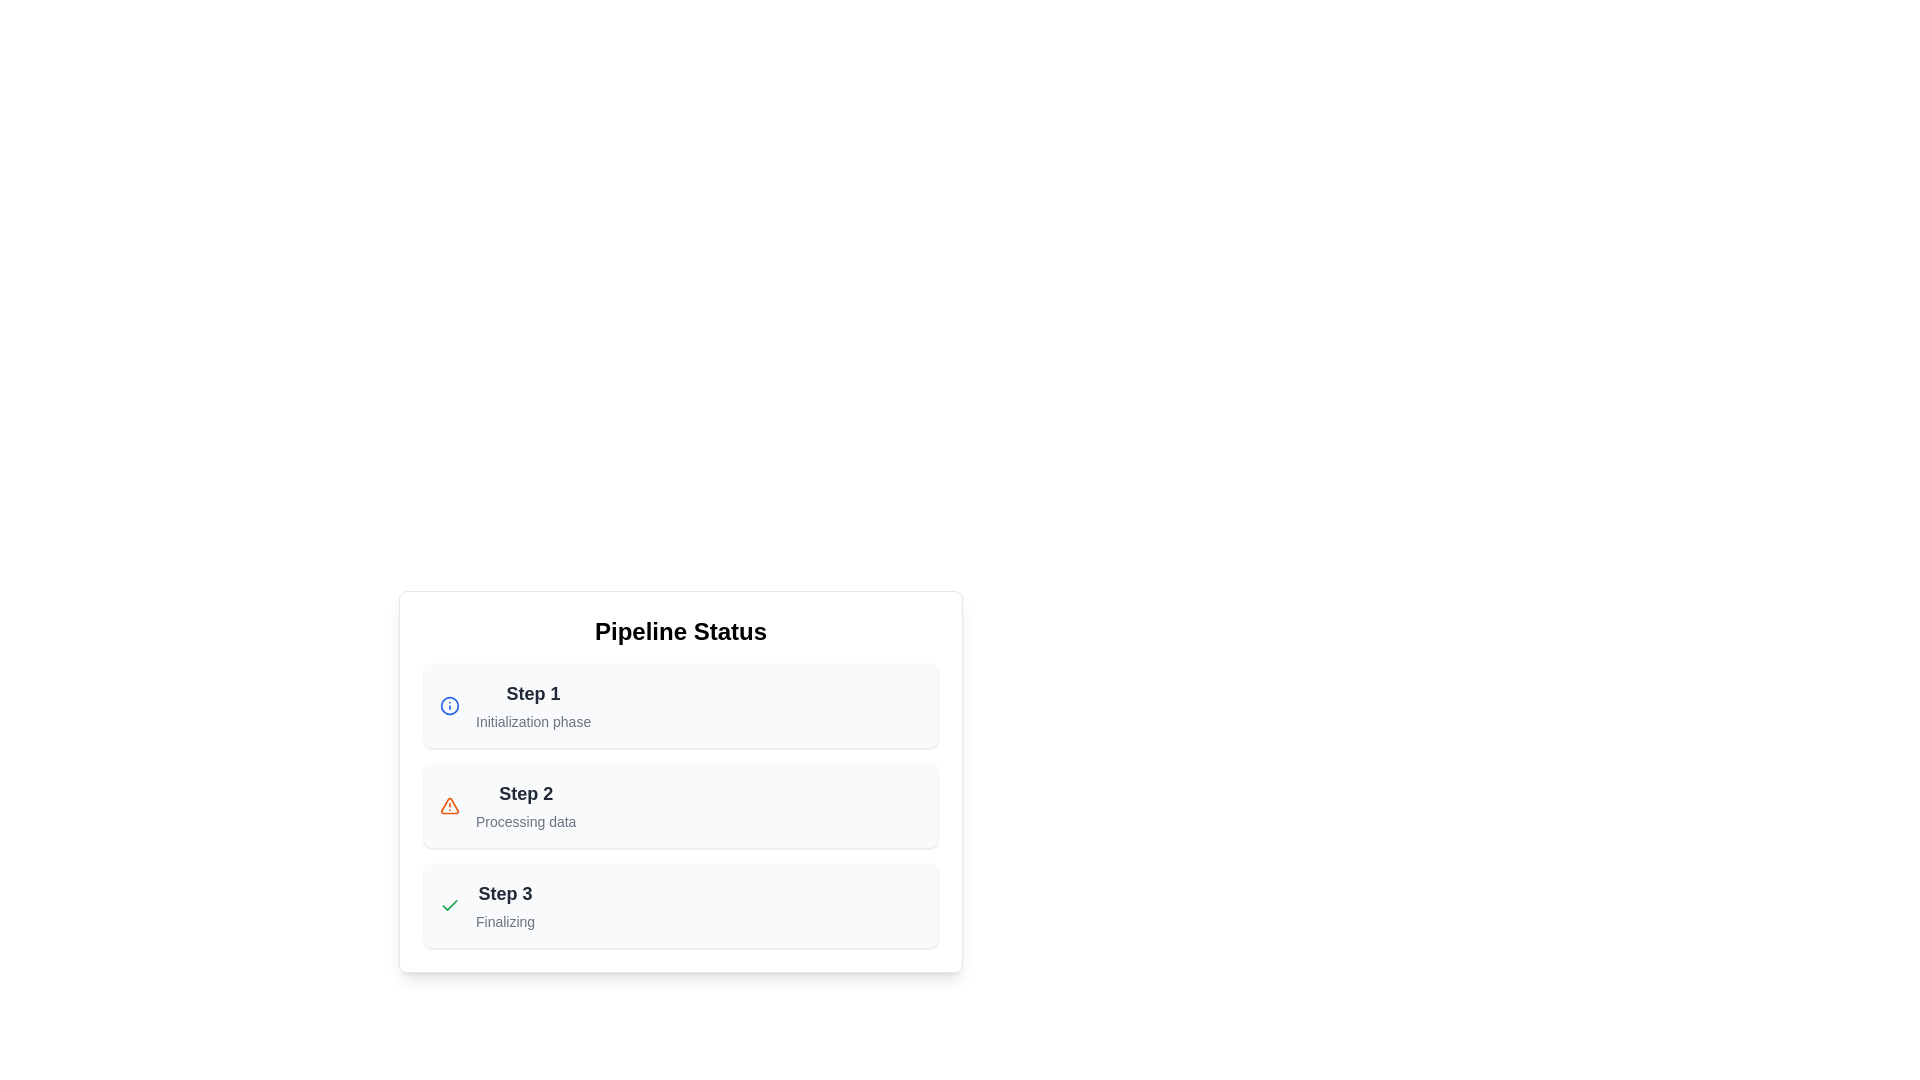 The height and width of the screenshot is (1080, 1920). What do you see at coordinates (681, 781) in the screenshot?
I see `the informational card representing the second step in the pipeline process, which provides information about the 'Processing data' phase` at bounding box center [681, 781].